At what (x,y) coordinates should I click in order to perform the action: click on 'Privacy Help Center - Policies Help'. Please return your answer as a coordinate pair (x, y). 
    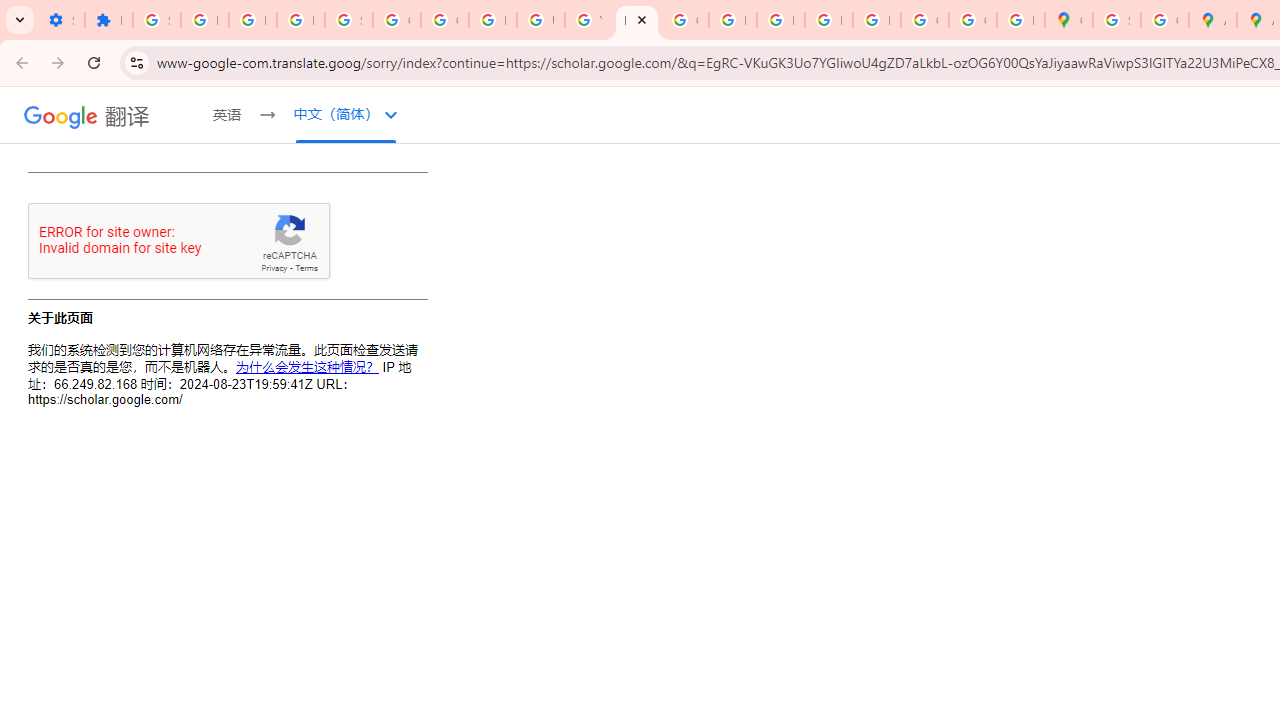
    Looking at the image, I should click on (731, 20).